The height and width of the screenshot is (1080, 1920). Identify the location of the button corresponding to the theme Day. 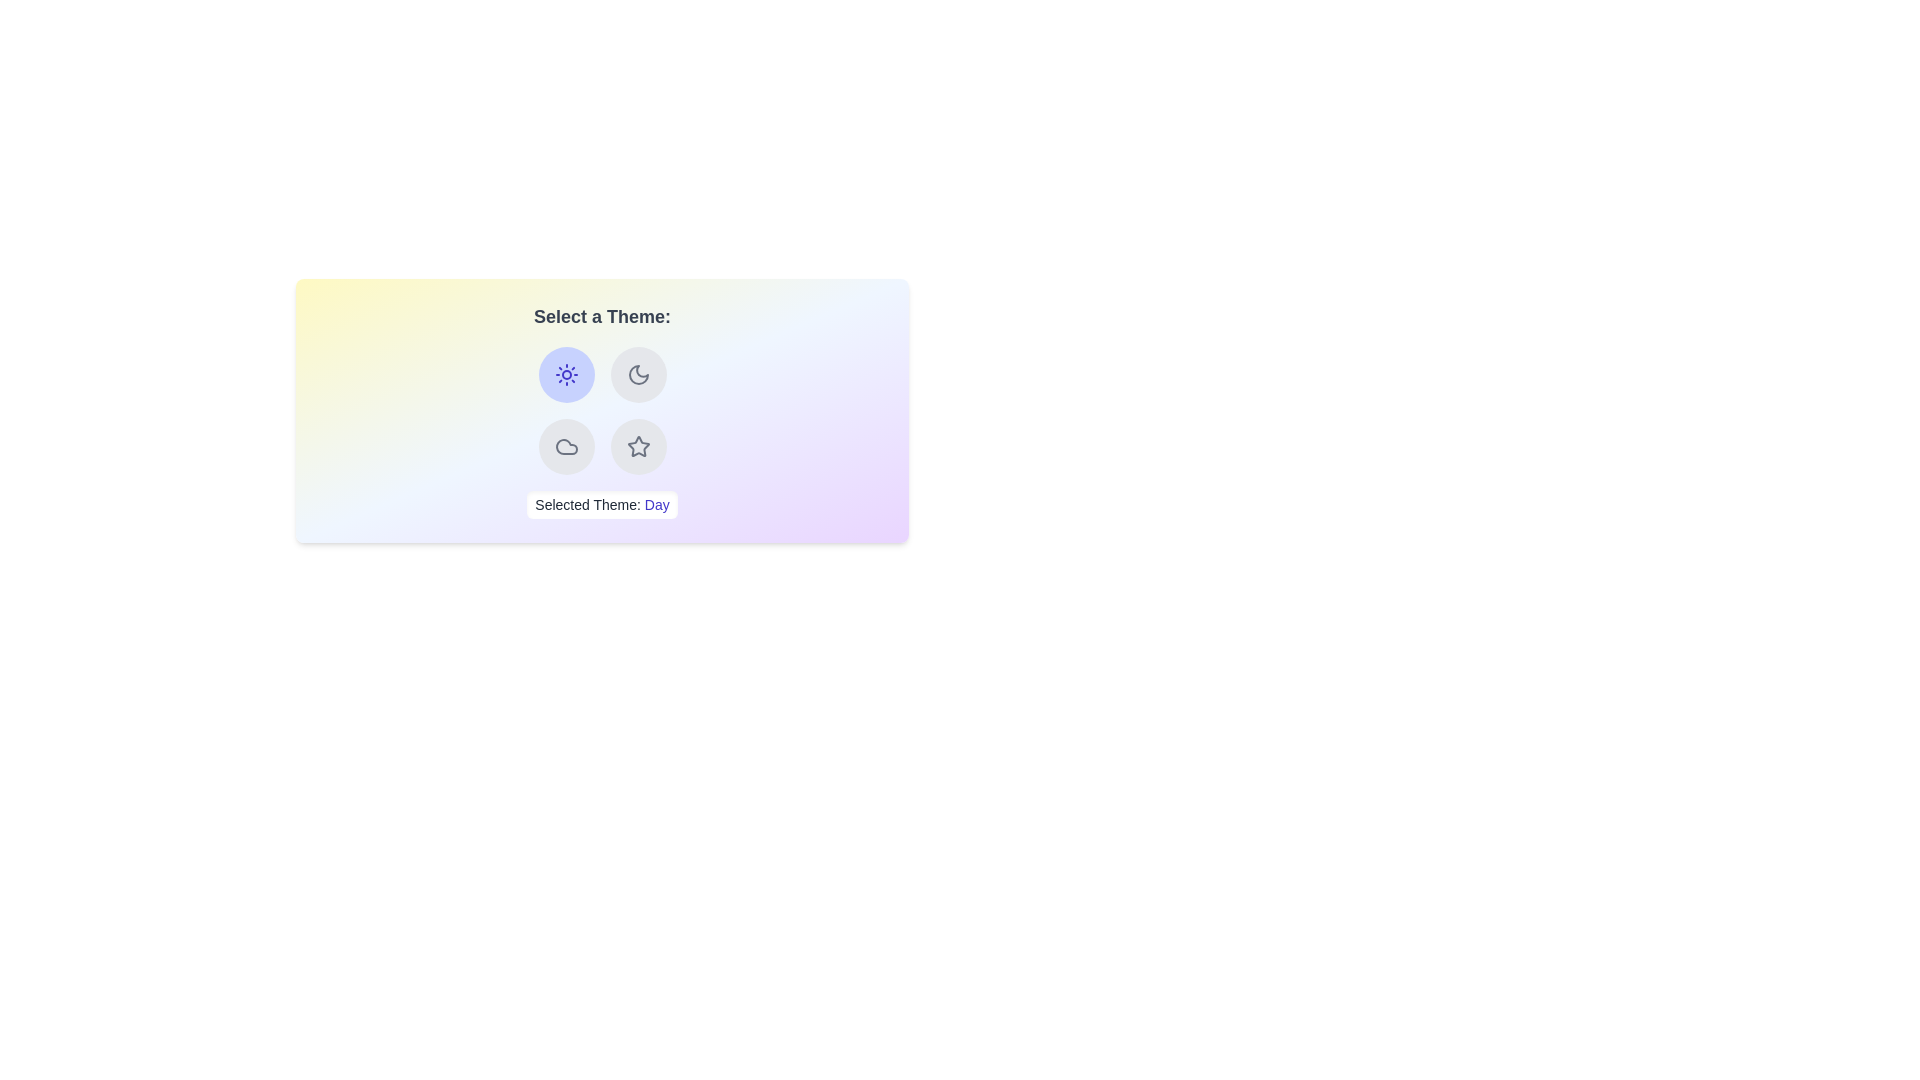
(565, 374).